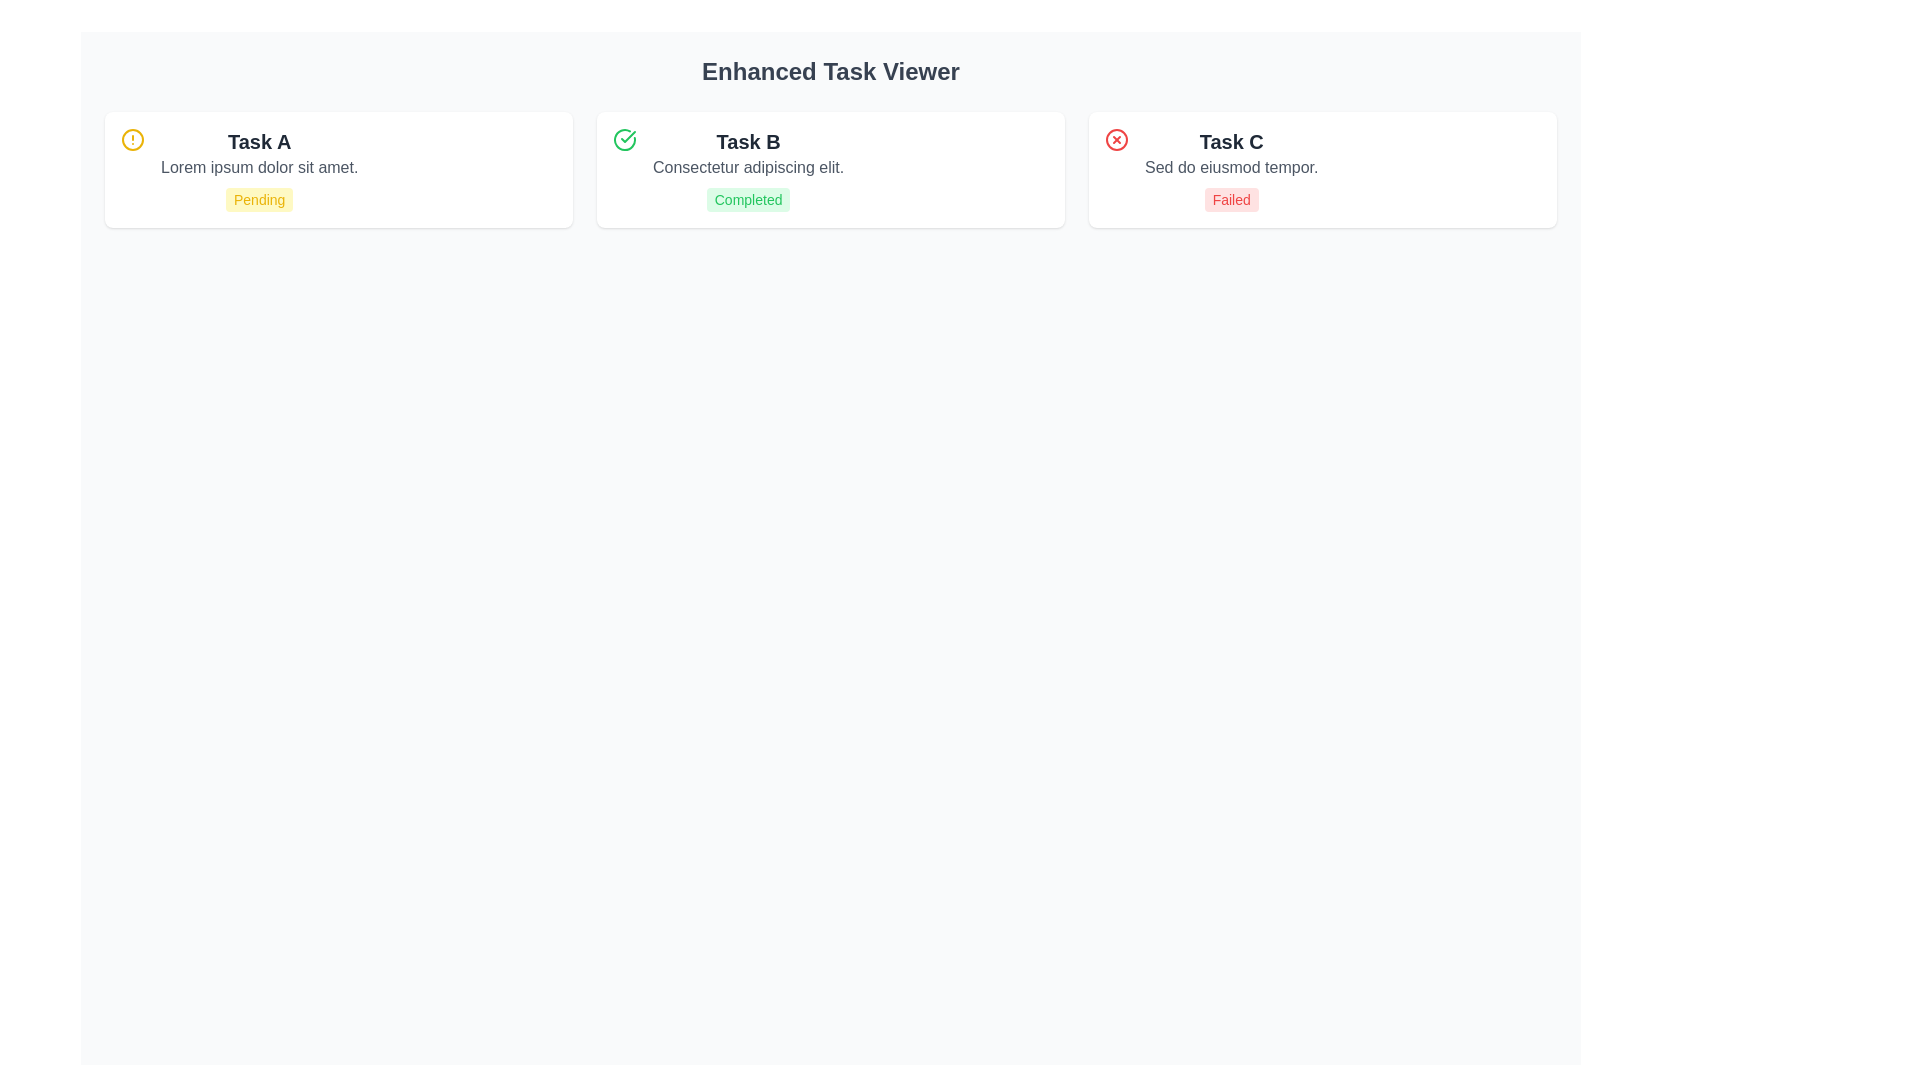 Image resolution: width=1920 pixels, height=1080 pixels. Describe the element at coordinates (1116, 138) in the screenshot. I see `the larger interactive circular boundary of the red cancel icon associated with Task C, which contains the 'X' shape` at that location.